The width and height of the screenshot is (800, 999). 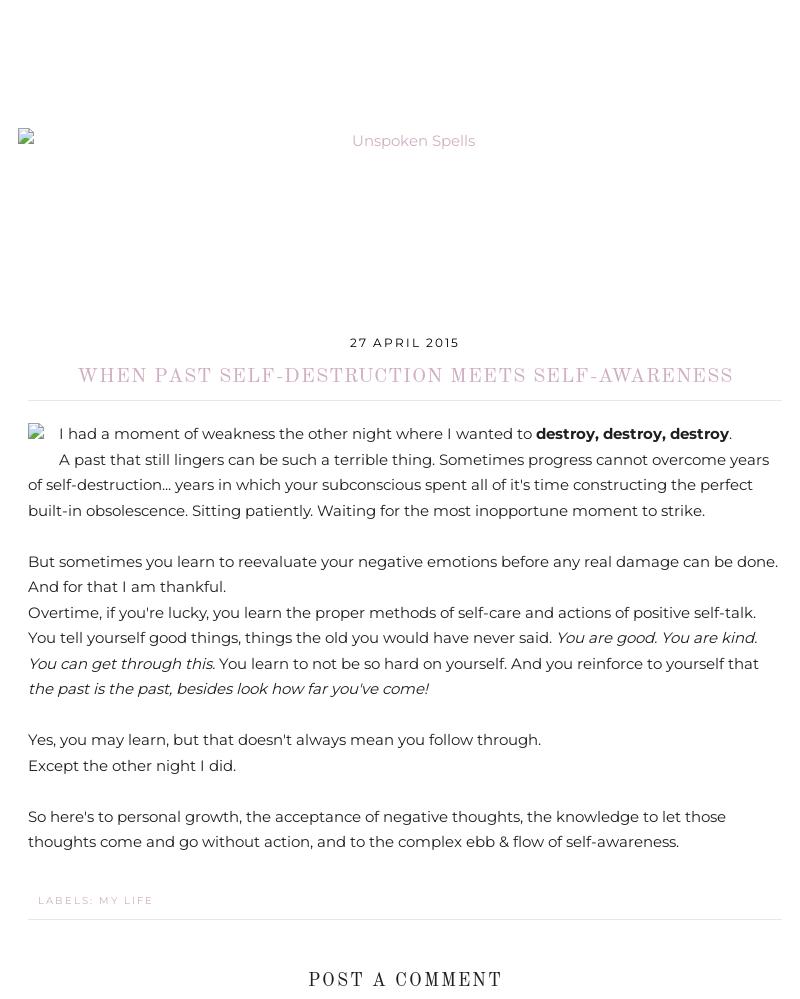 I want to click on 'the past is the past, besides look how far you've come!', so click(x=227, y=688).